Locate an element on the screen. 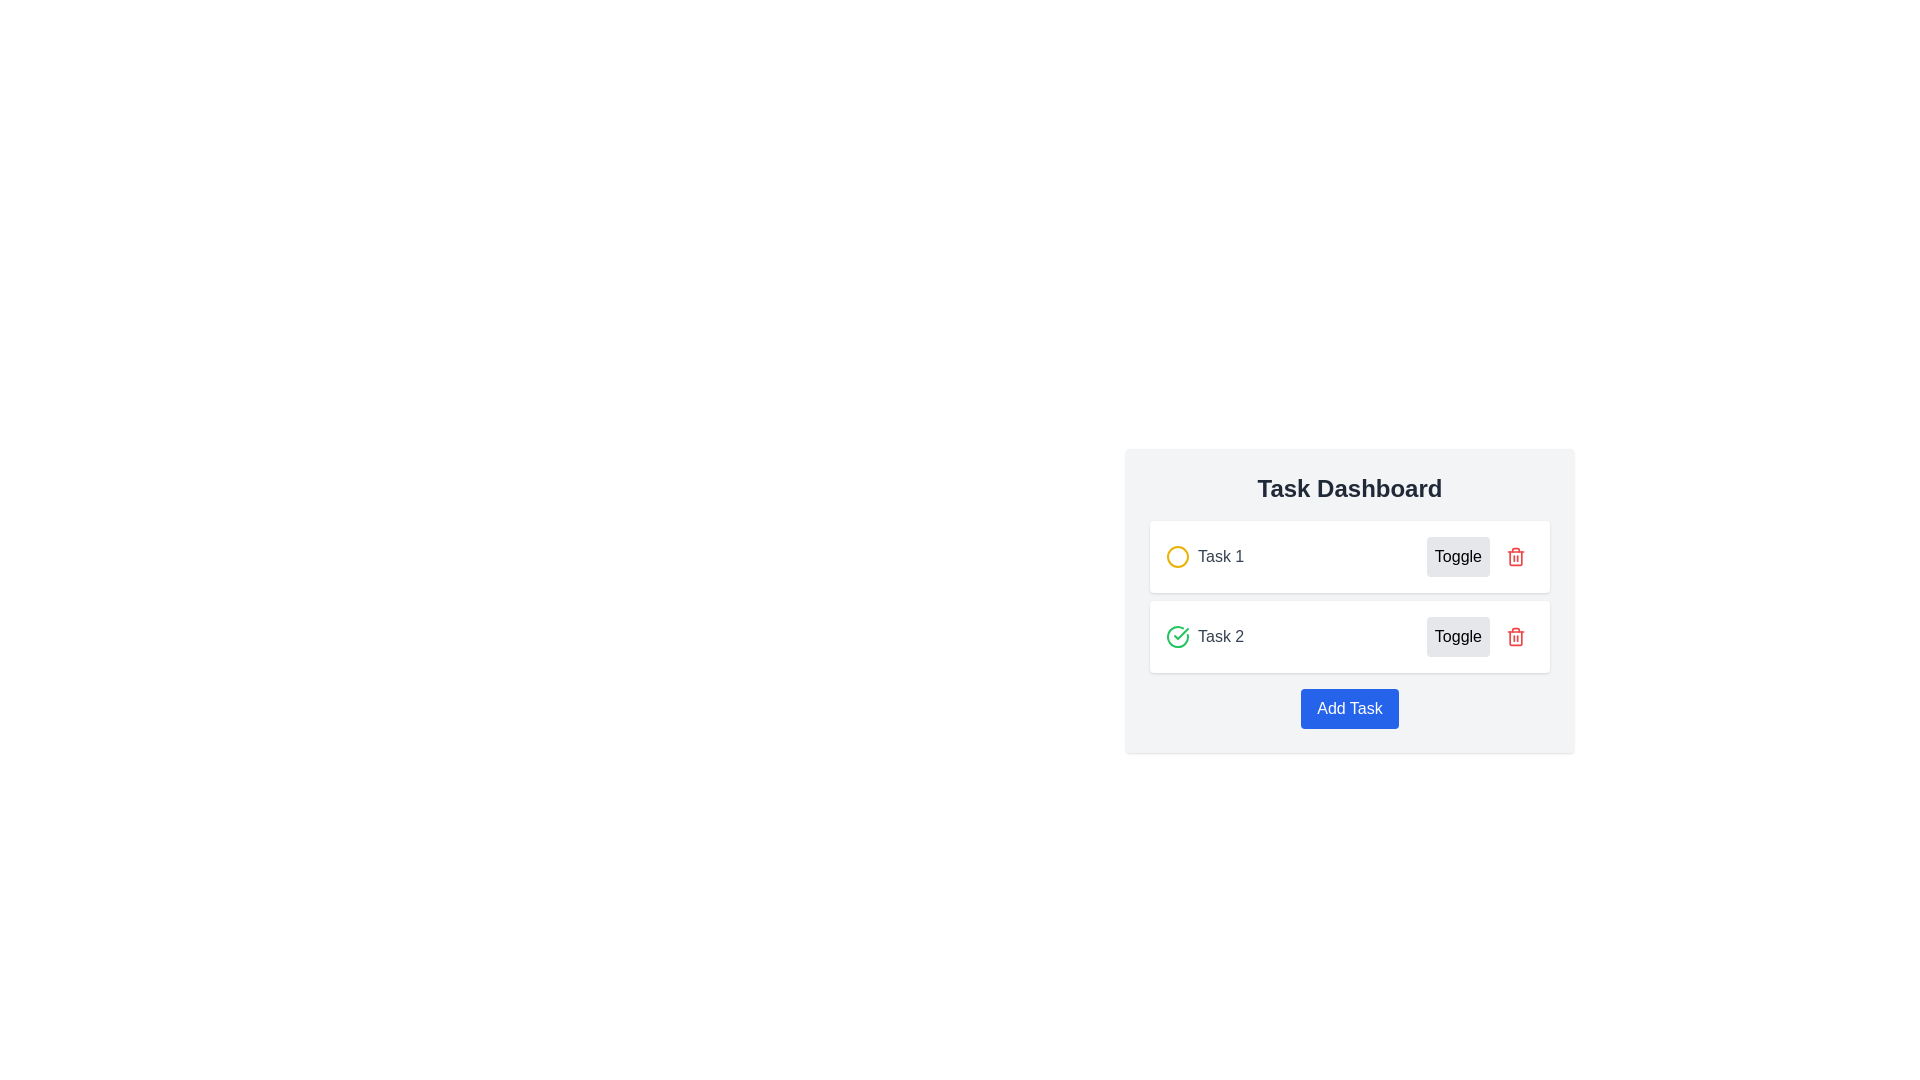 This screenshot has width=1920, height=1080. displayed text of the task title label located in the second row of the task list, positioned to the right of the green checkmark icon and to the left of the toggle button and delete icon is located at coordinates (1220, 636).